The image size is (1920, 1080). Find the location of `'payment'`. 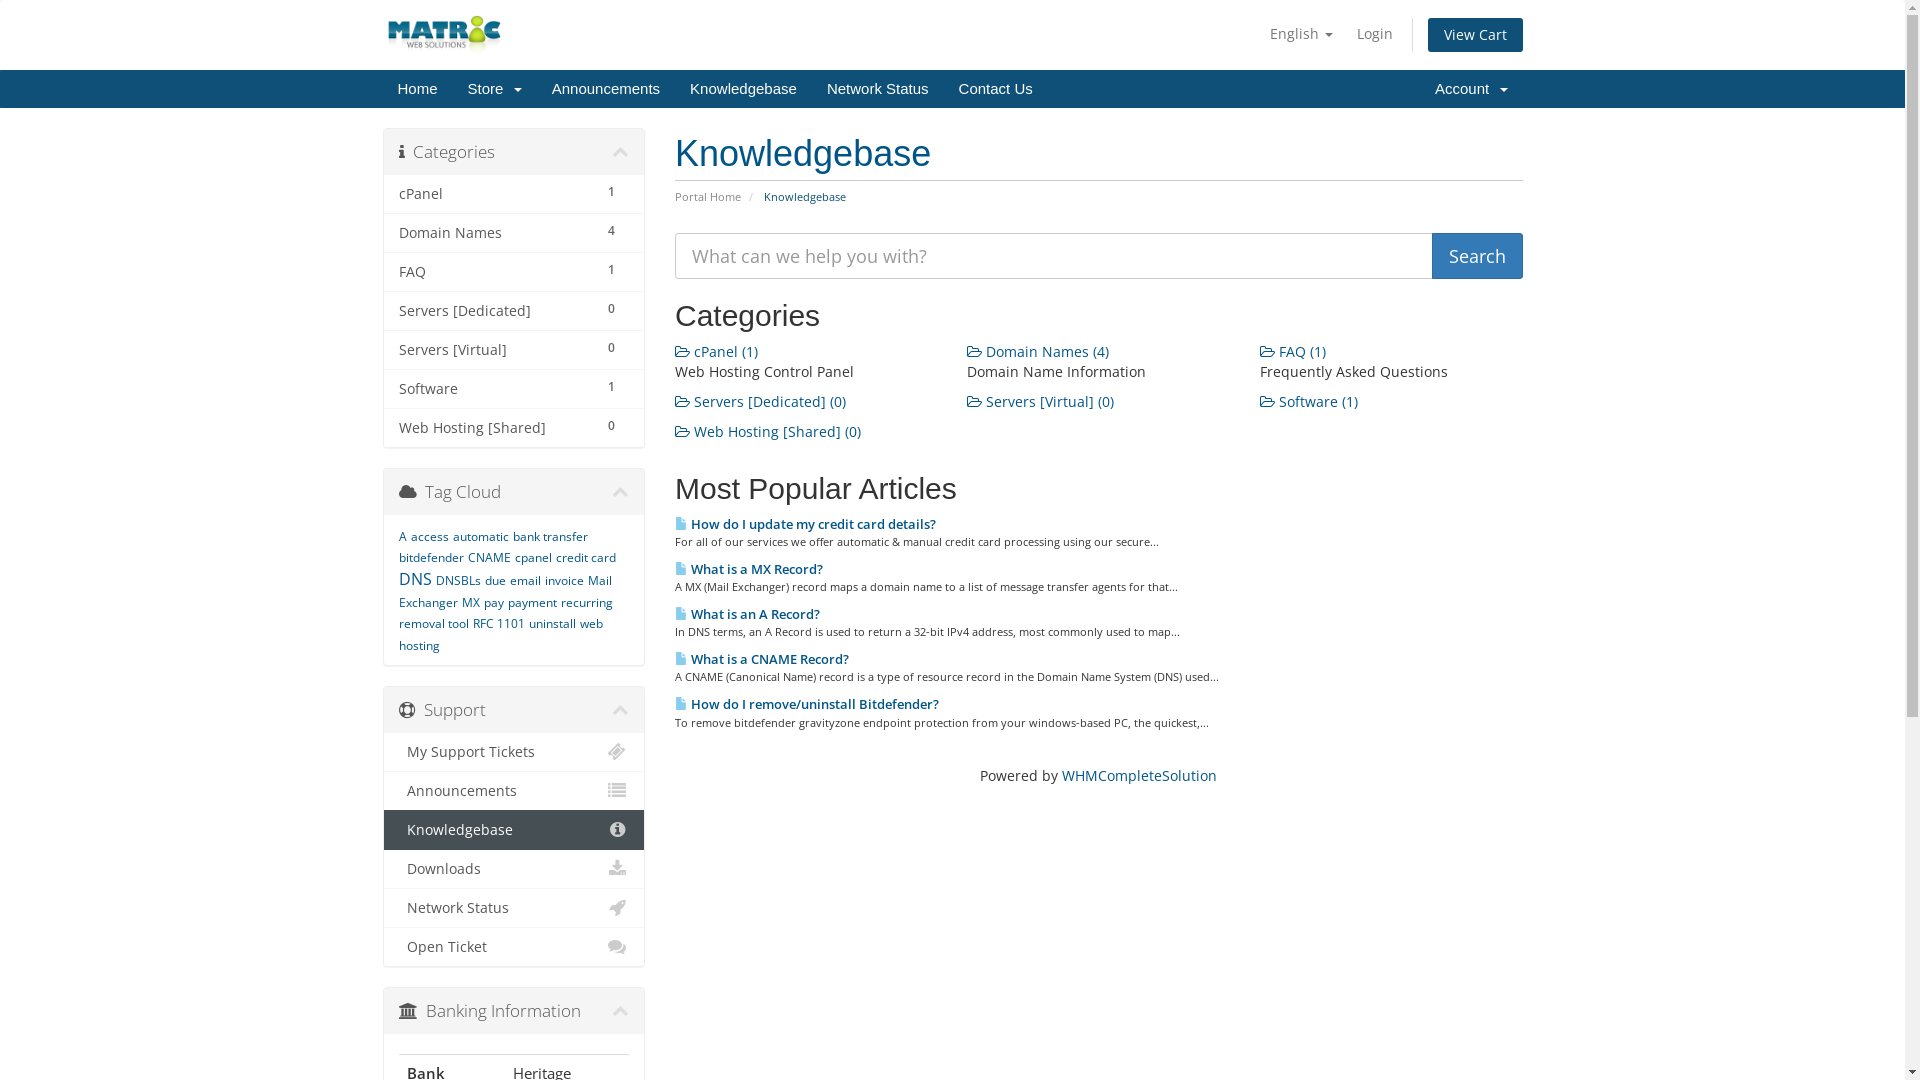

'payment' is located at coordinates (508, 601).